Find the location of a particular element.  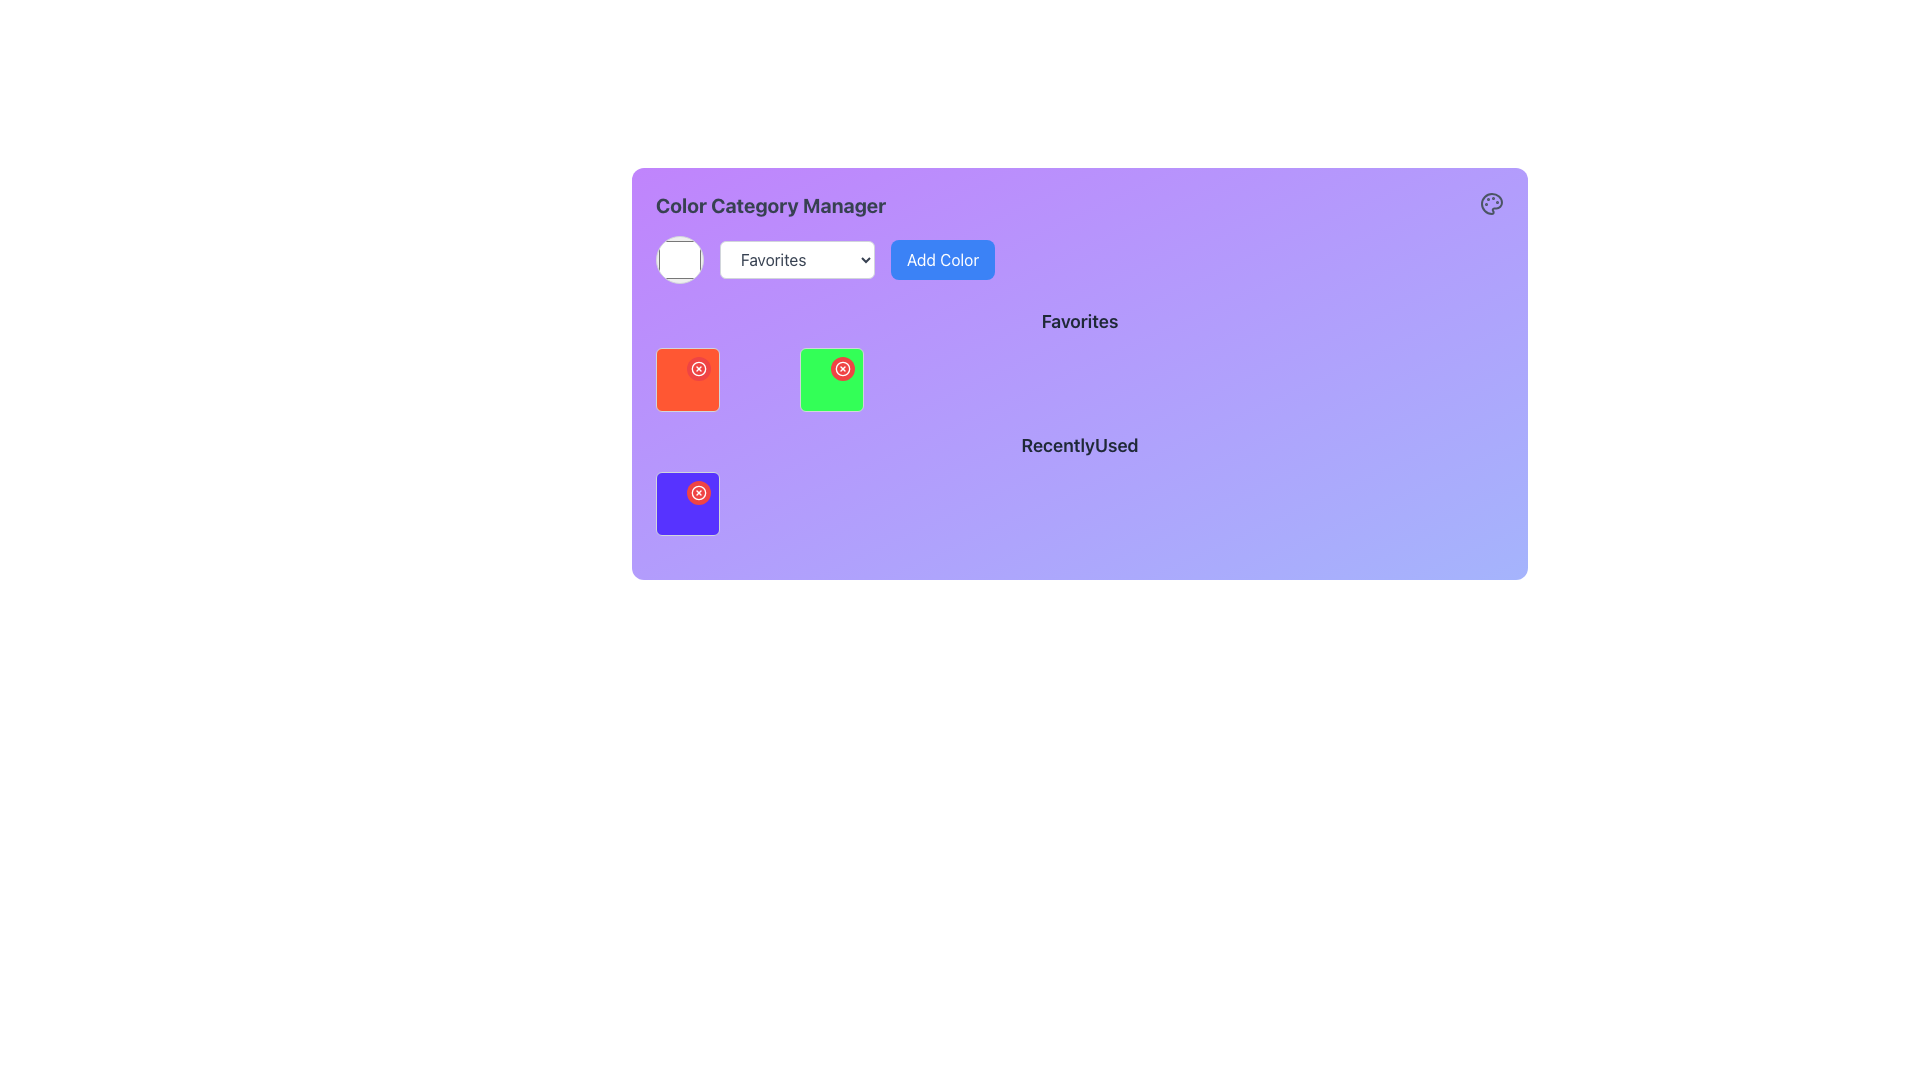

the embedded delete button located in the top-right corner of the square selection box with a purple background and a light-gray border is located at coordinates (687, 503).